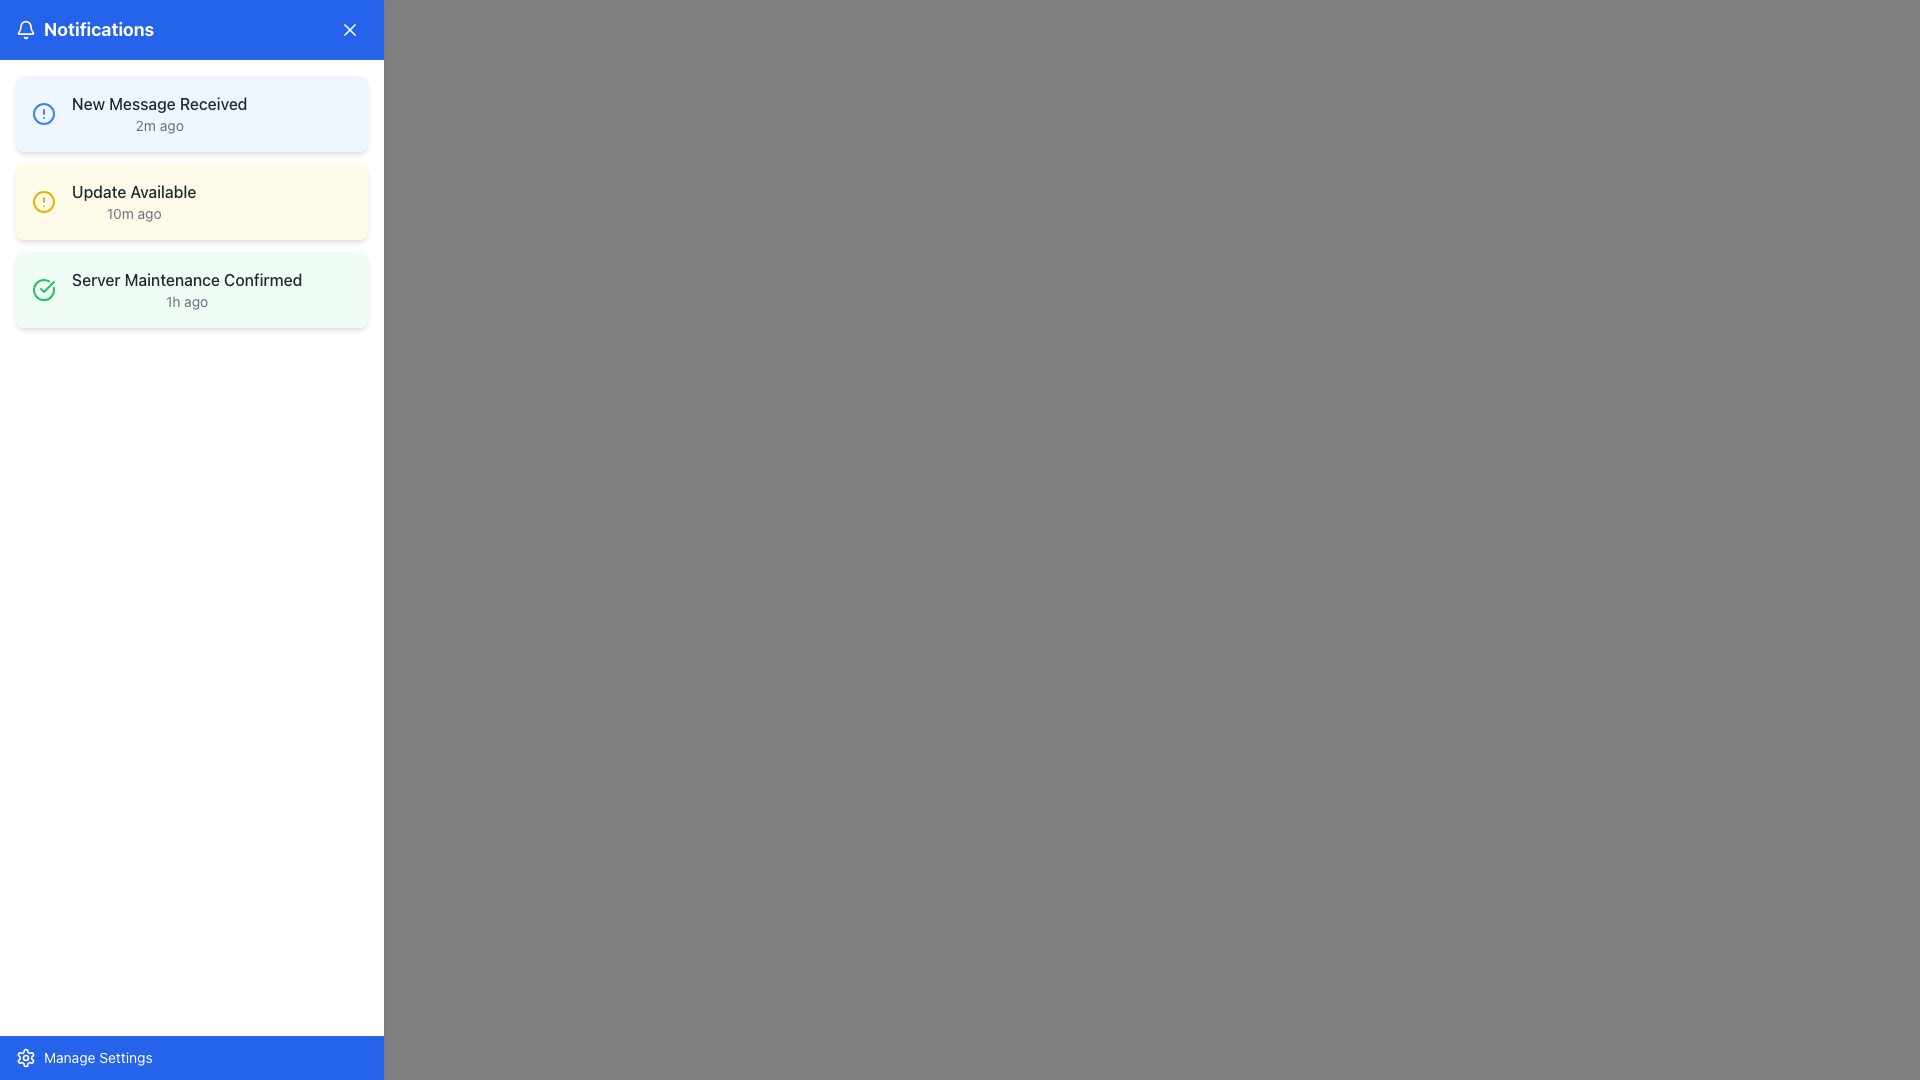 The image size is (1920, 1080). I want to click on the leftmost icon of the 'New Message Received' notification item, so click(43, 114).